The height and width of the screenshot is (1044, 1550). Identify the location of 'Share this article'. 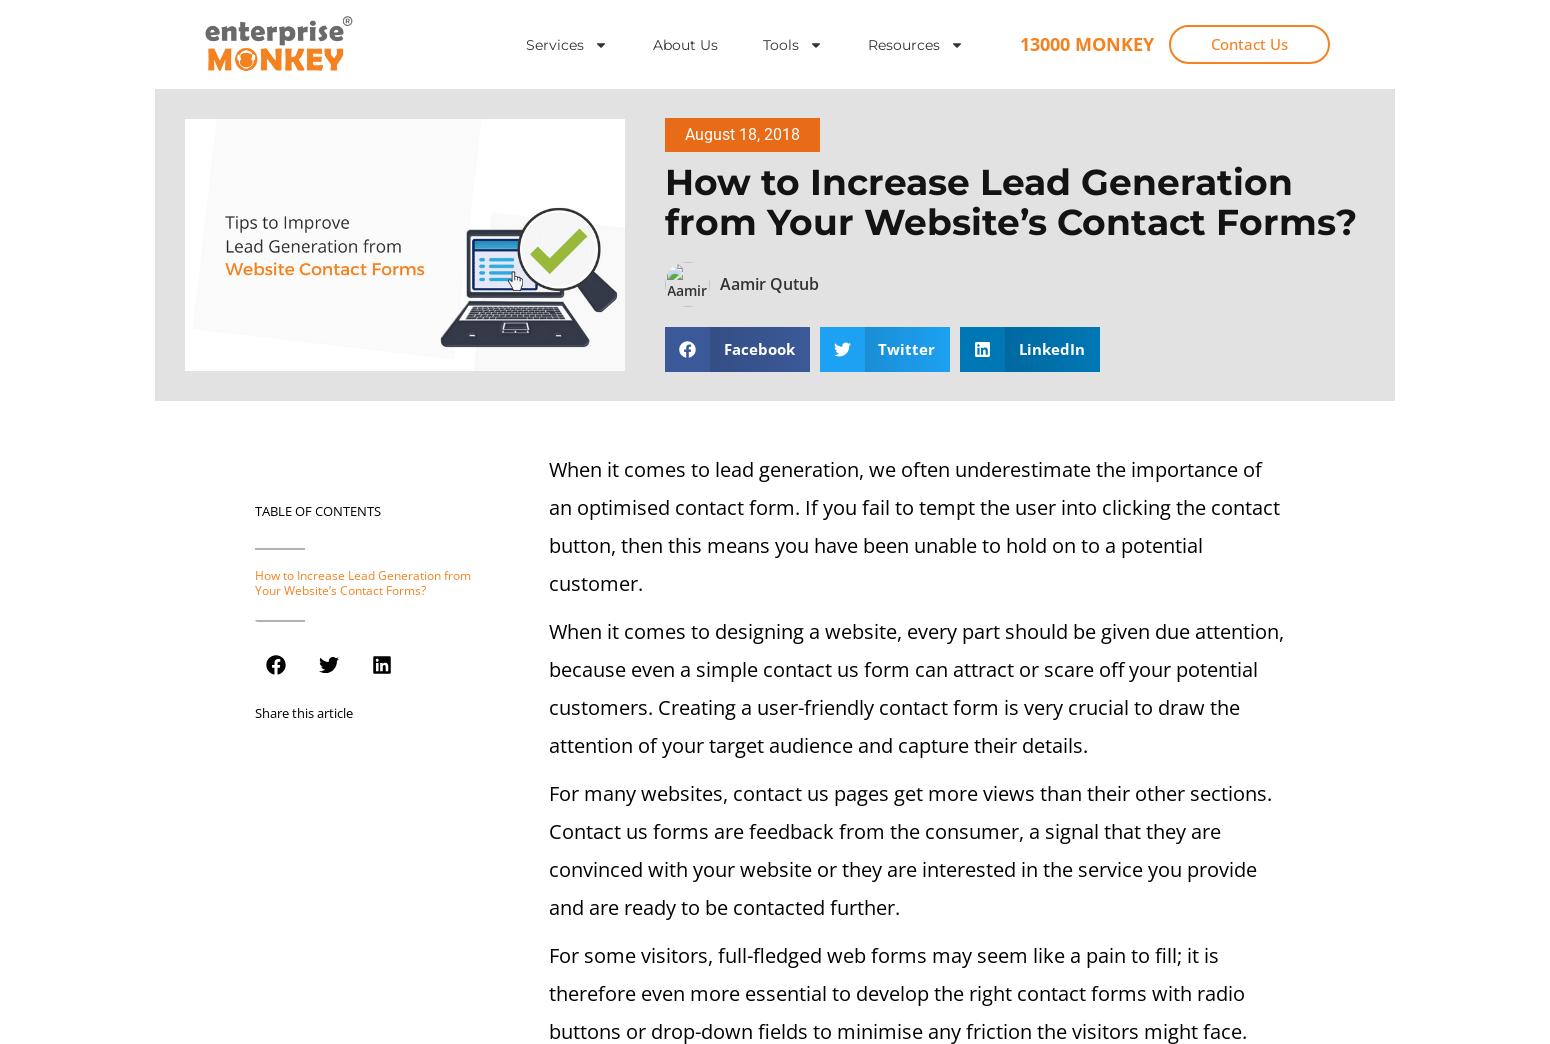
(303, 712).